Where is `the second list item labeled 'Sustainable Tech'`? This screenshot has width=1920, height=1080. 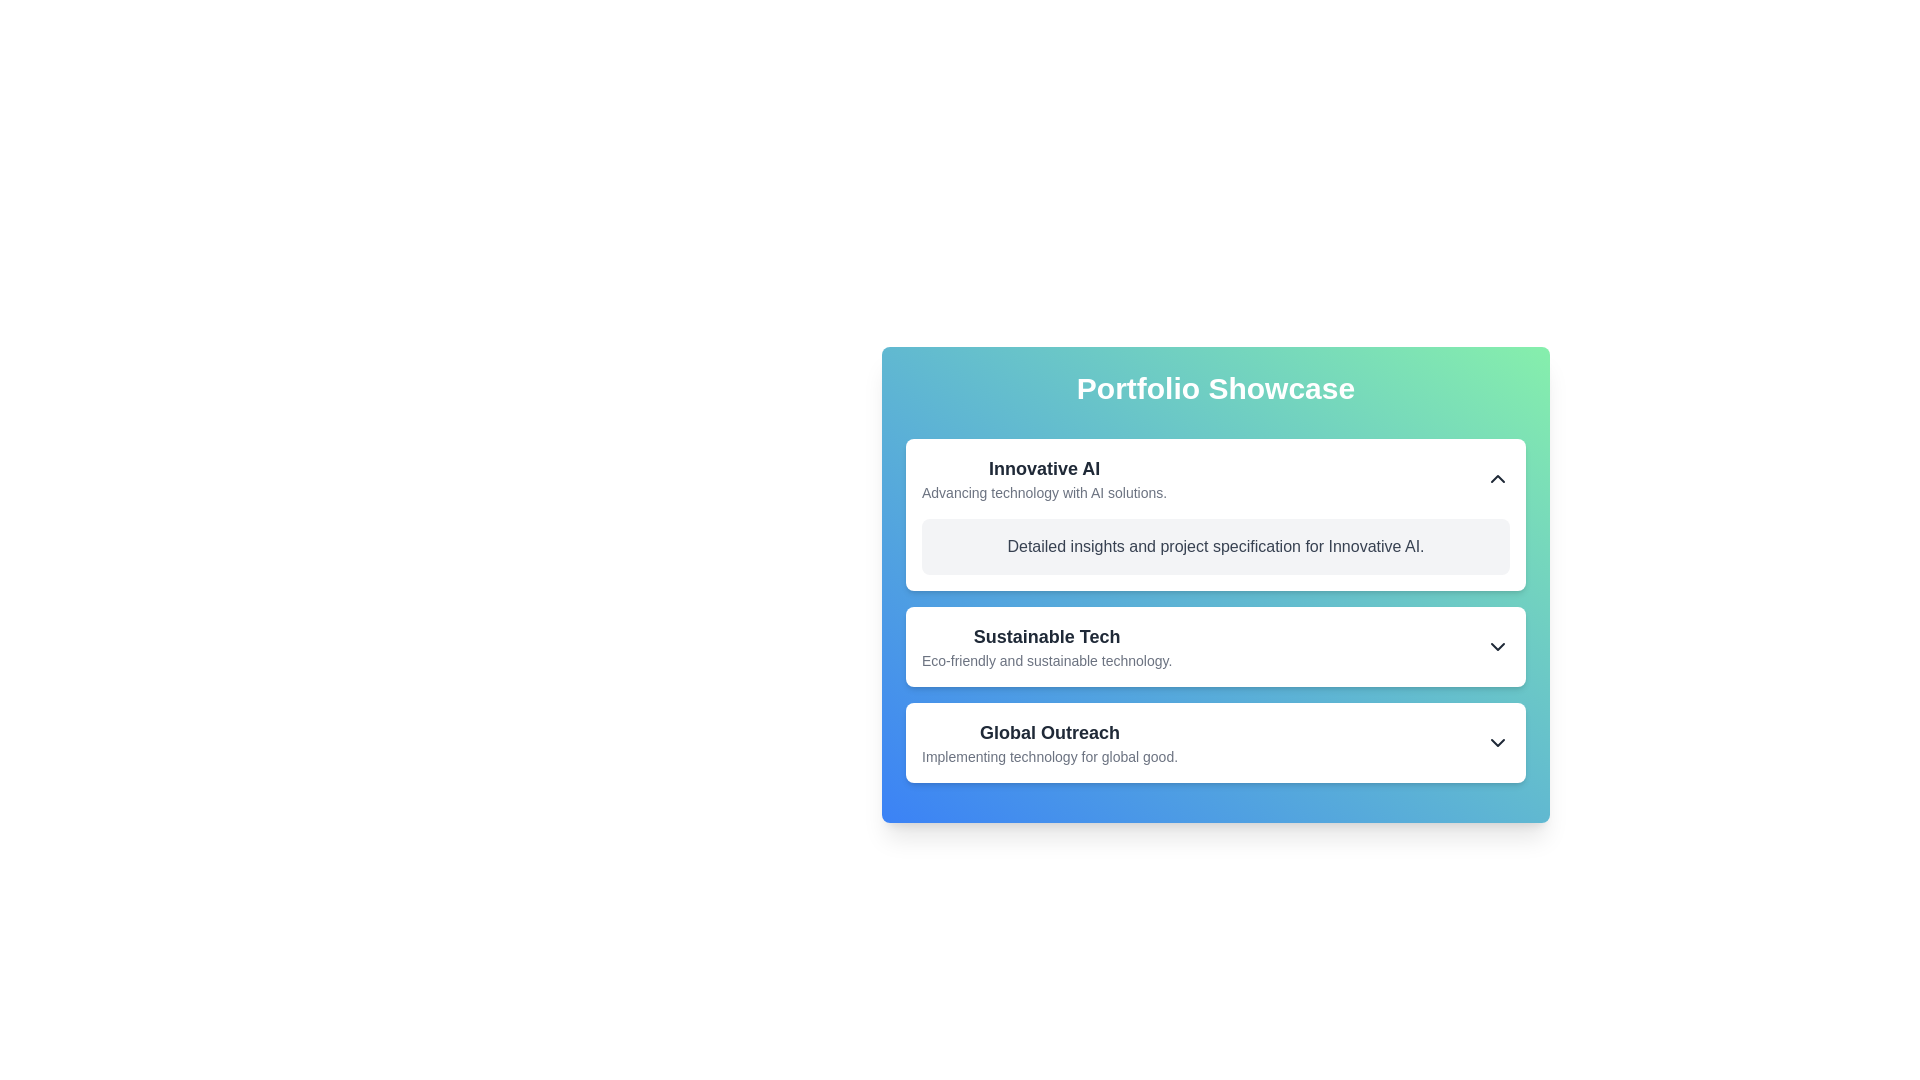
the second list item labeled 'Sustainable Tech' is located at coordinates (1214, 647).